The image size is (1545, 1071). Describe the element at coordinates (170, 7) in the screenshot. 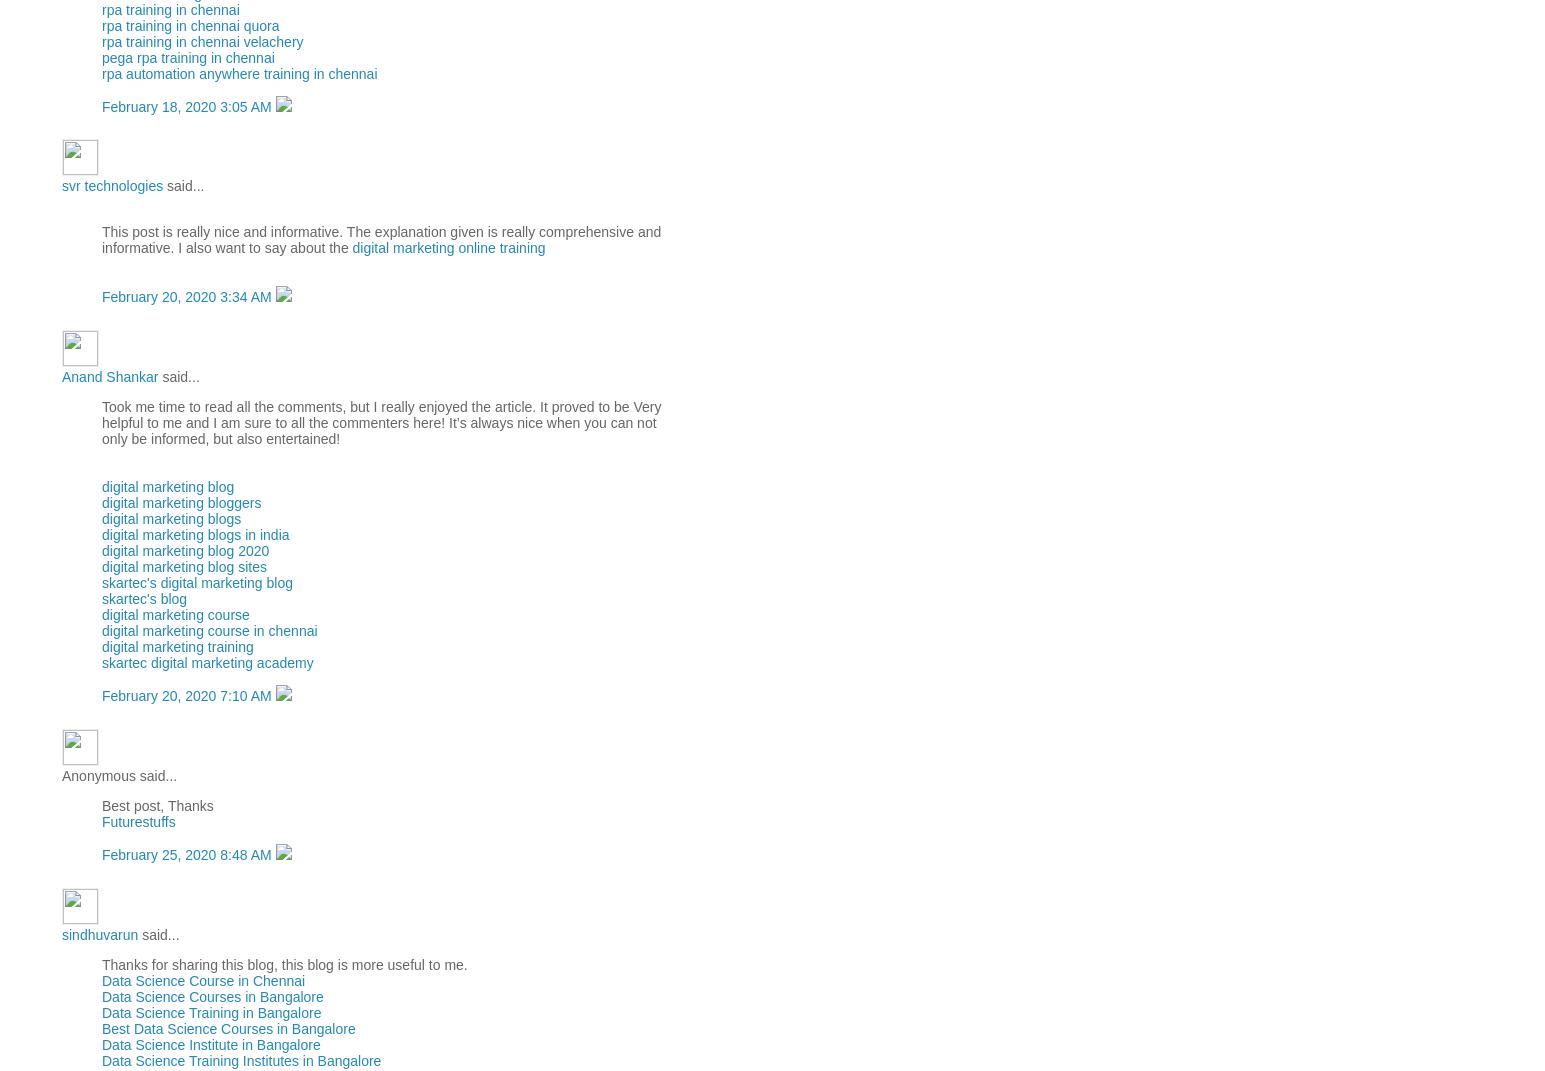

I see `'rpa training in chennai'` at that location.